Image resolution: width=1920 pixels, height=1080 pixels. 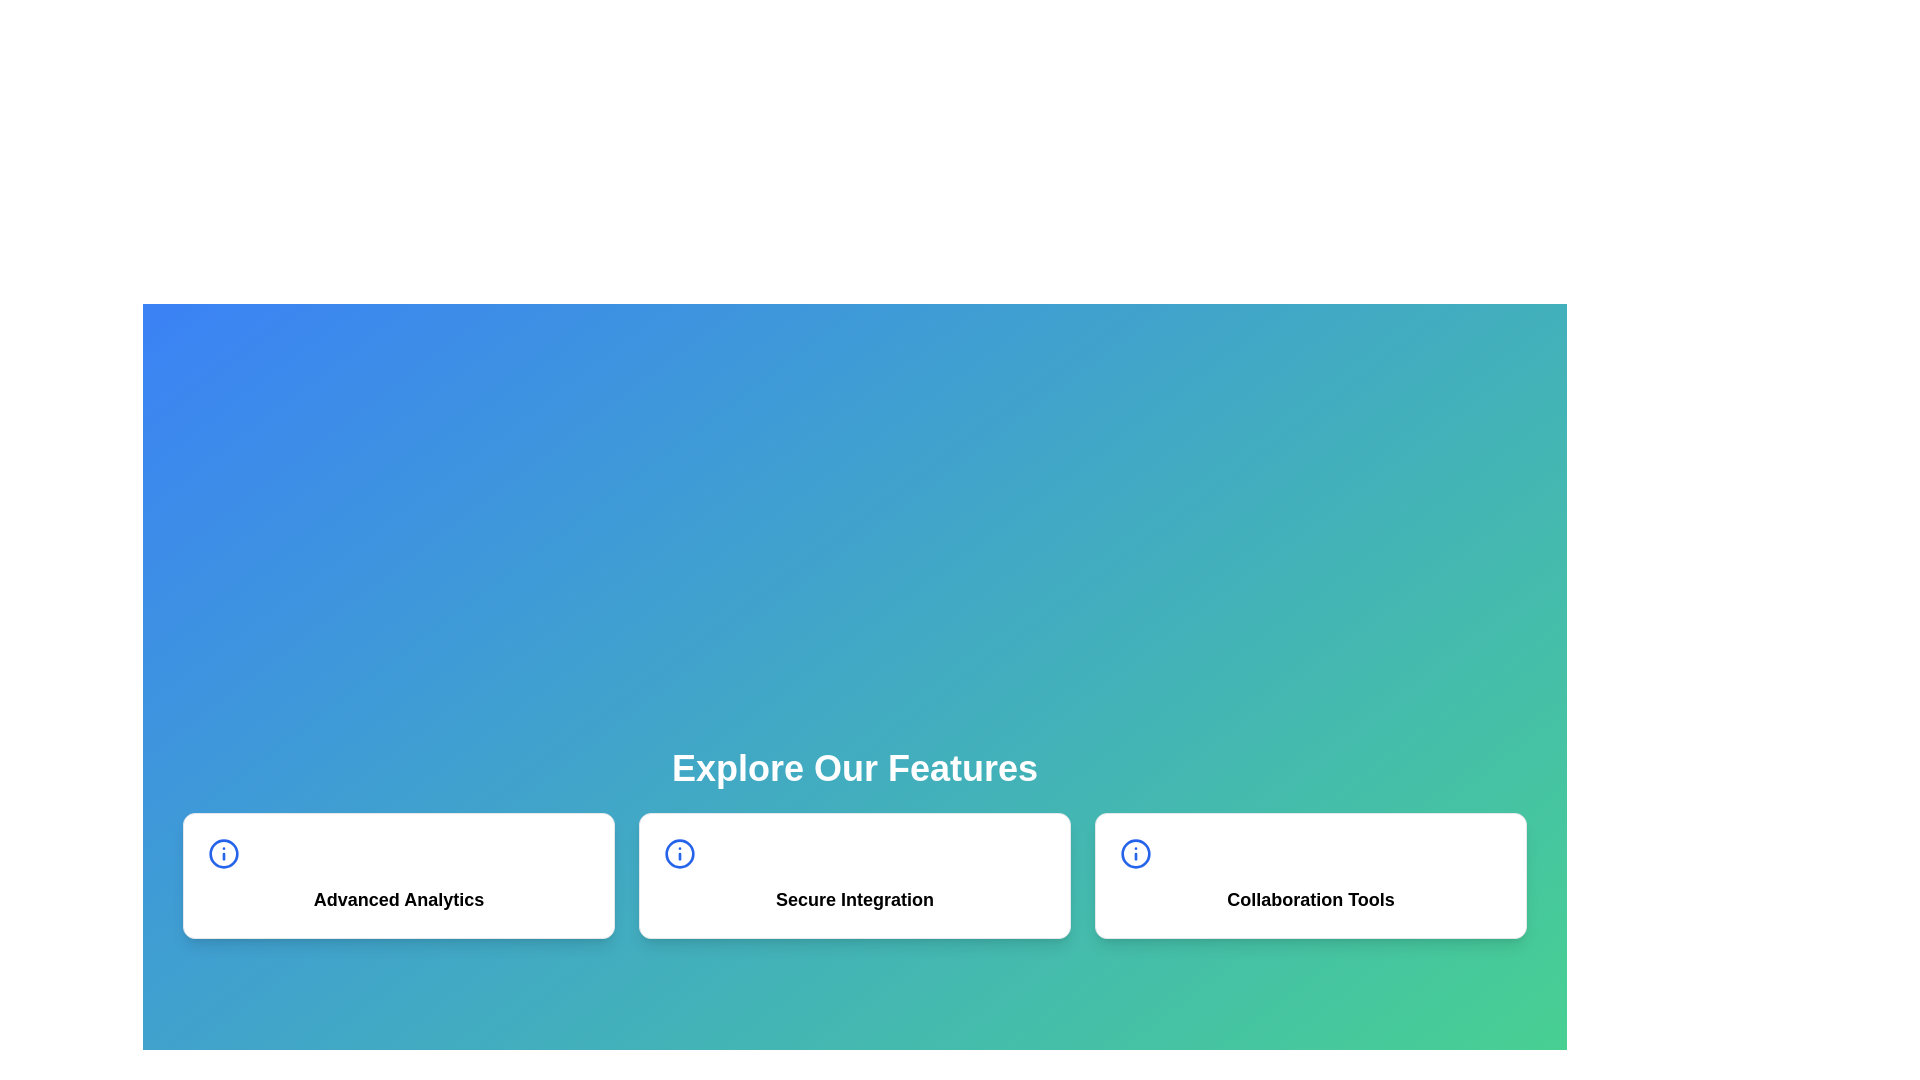 What do you see at coordinates (398, 898) in the screenshot?
I see `the heading text 'Advanced Analytics', which is styled in bold and located at the bottom of the leftmost card among three horizontally aligned cards` at bounding box center [398, 898].